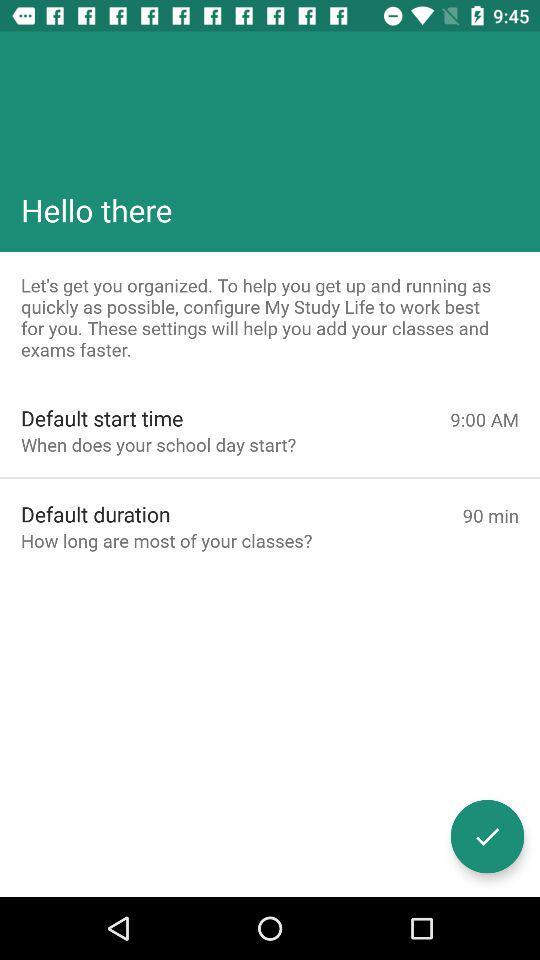  I want to click on the item at the bottom right corner, so click(486, 836).